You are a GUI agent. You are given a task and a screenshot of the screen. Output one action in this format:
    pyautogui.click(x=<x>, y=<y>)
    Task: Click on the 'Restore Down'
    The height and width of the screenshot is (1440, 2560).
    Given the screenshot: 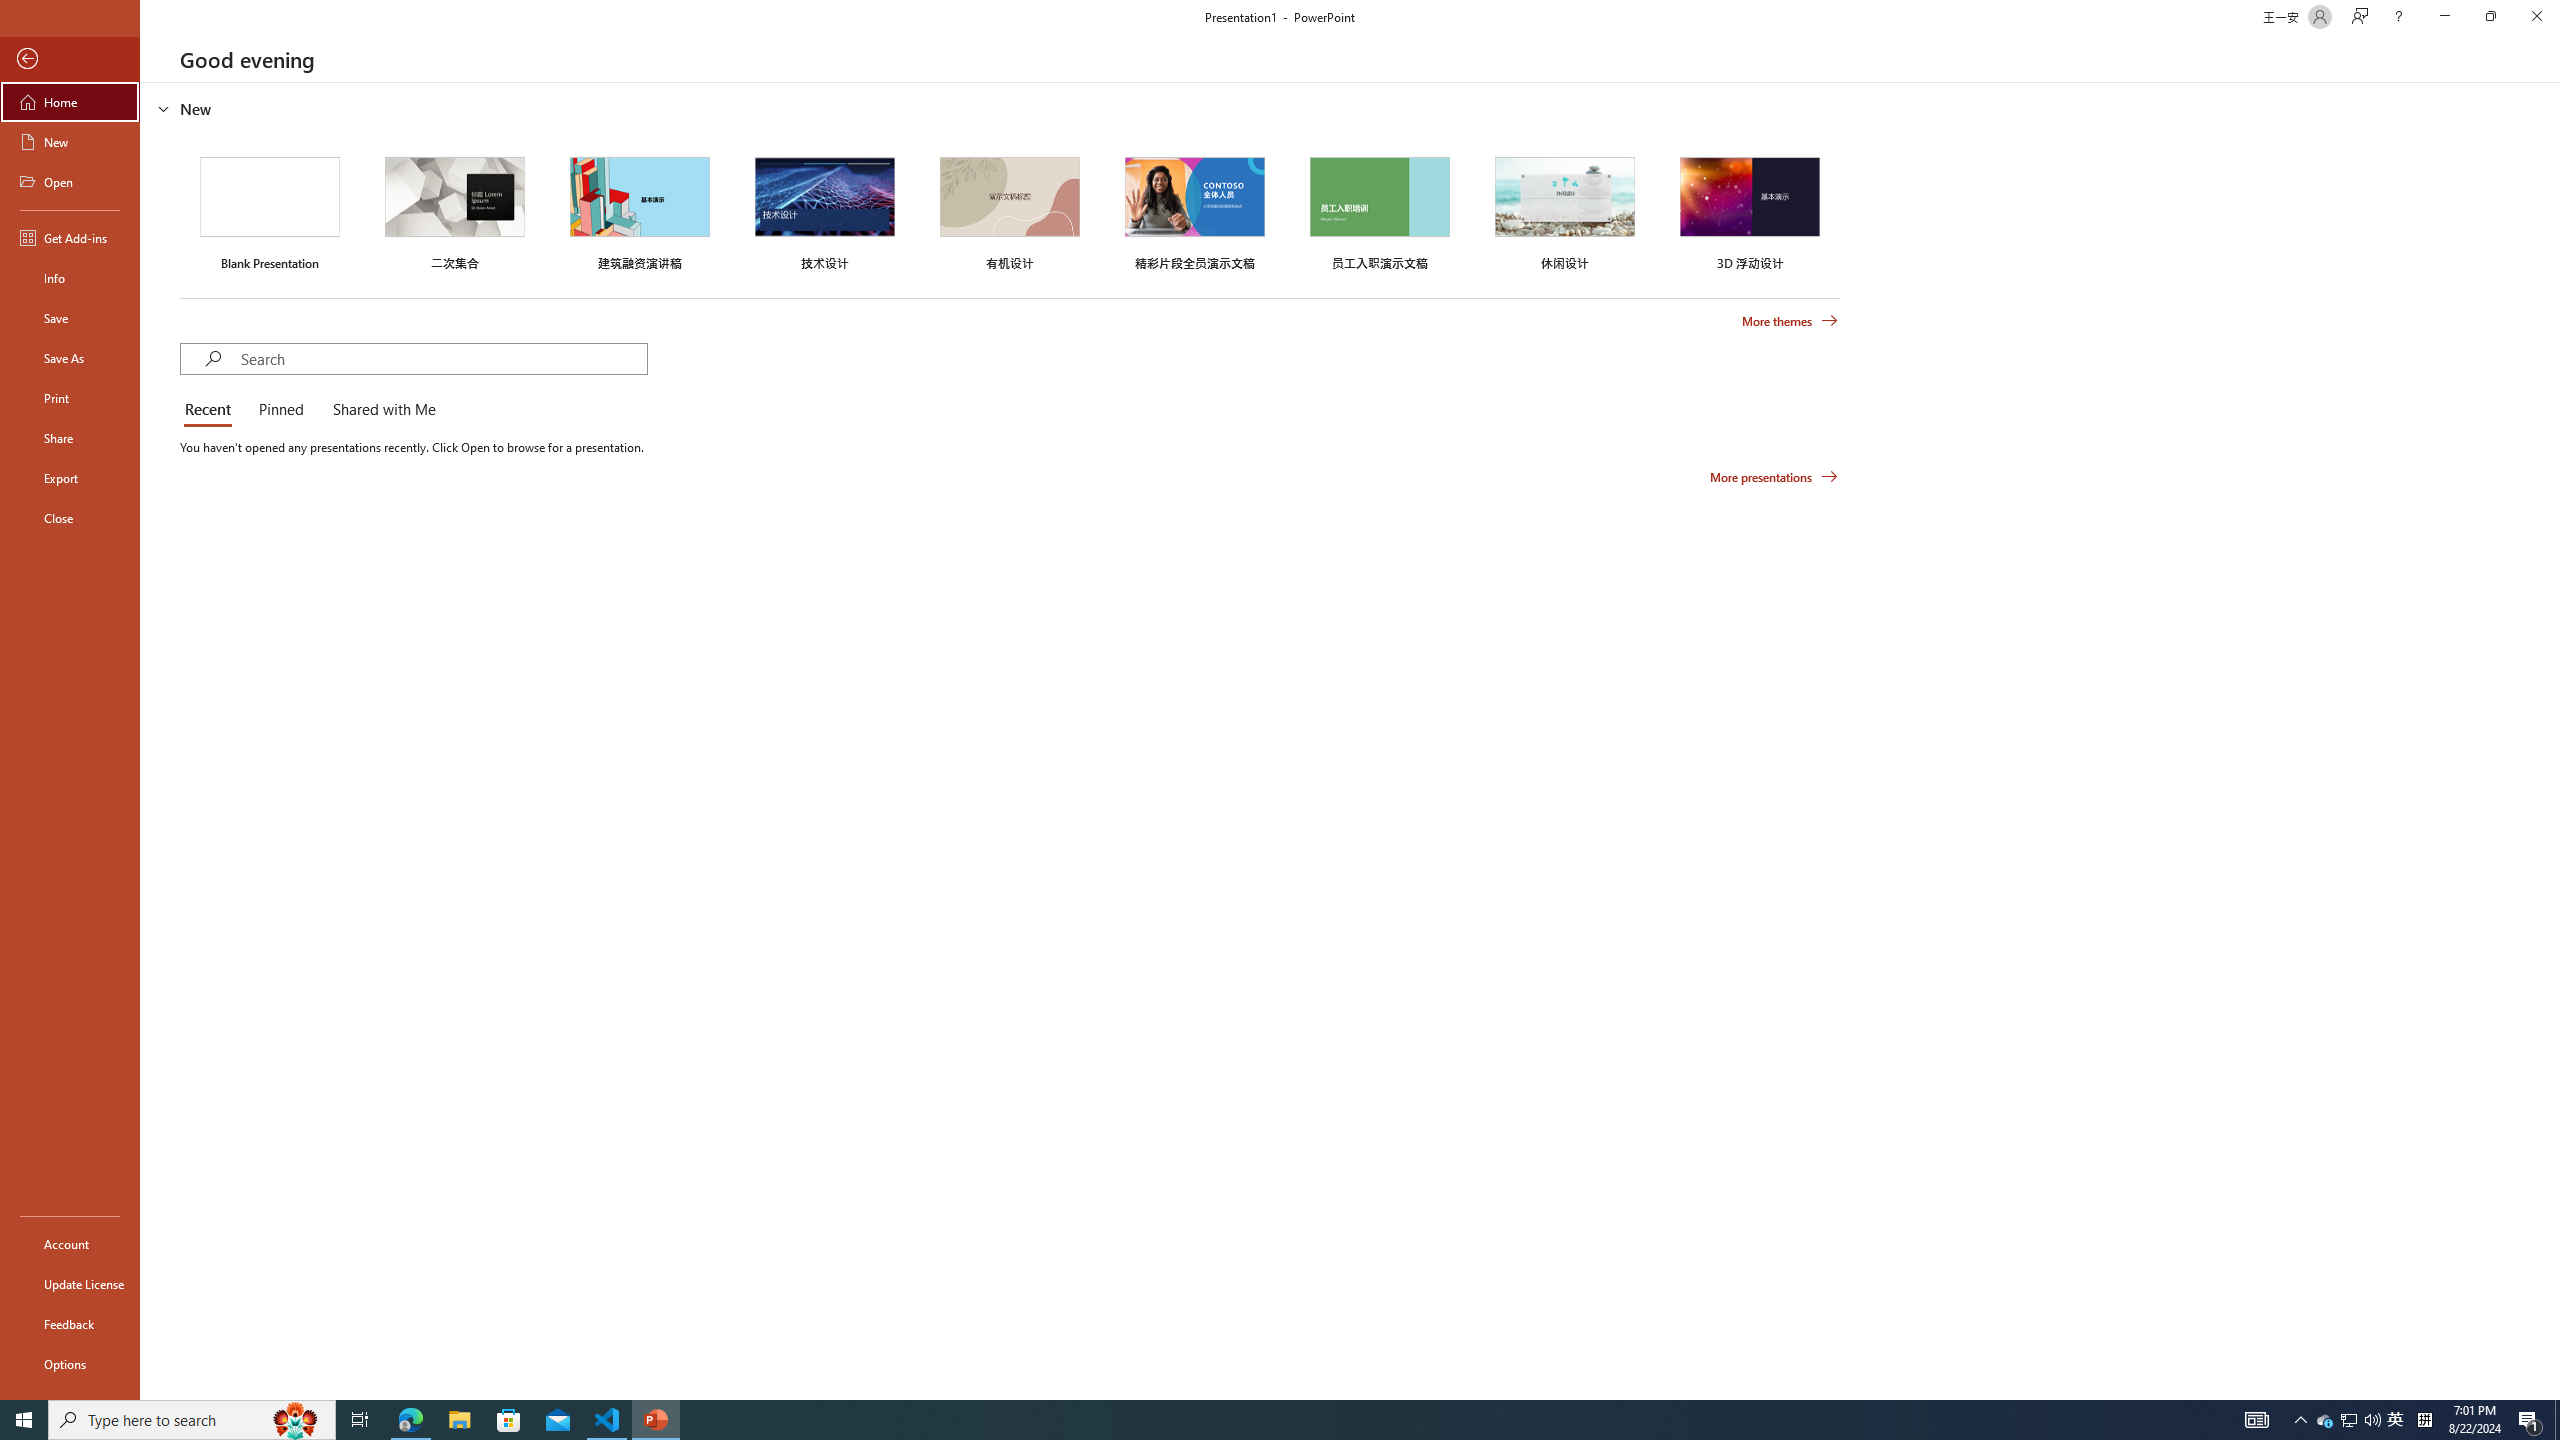 What is the action you would take?
    pyautogui.click(x=2490, y=16)
    